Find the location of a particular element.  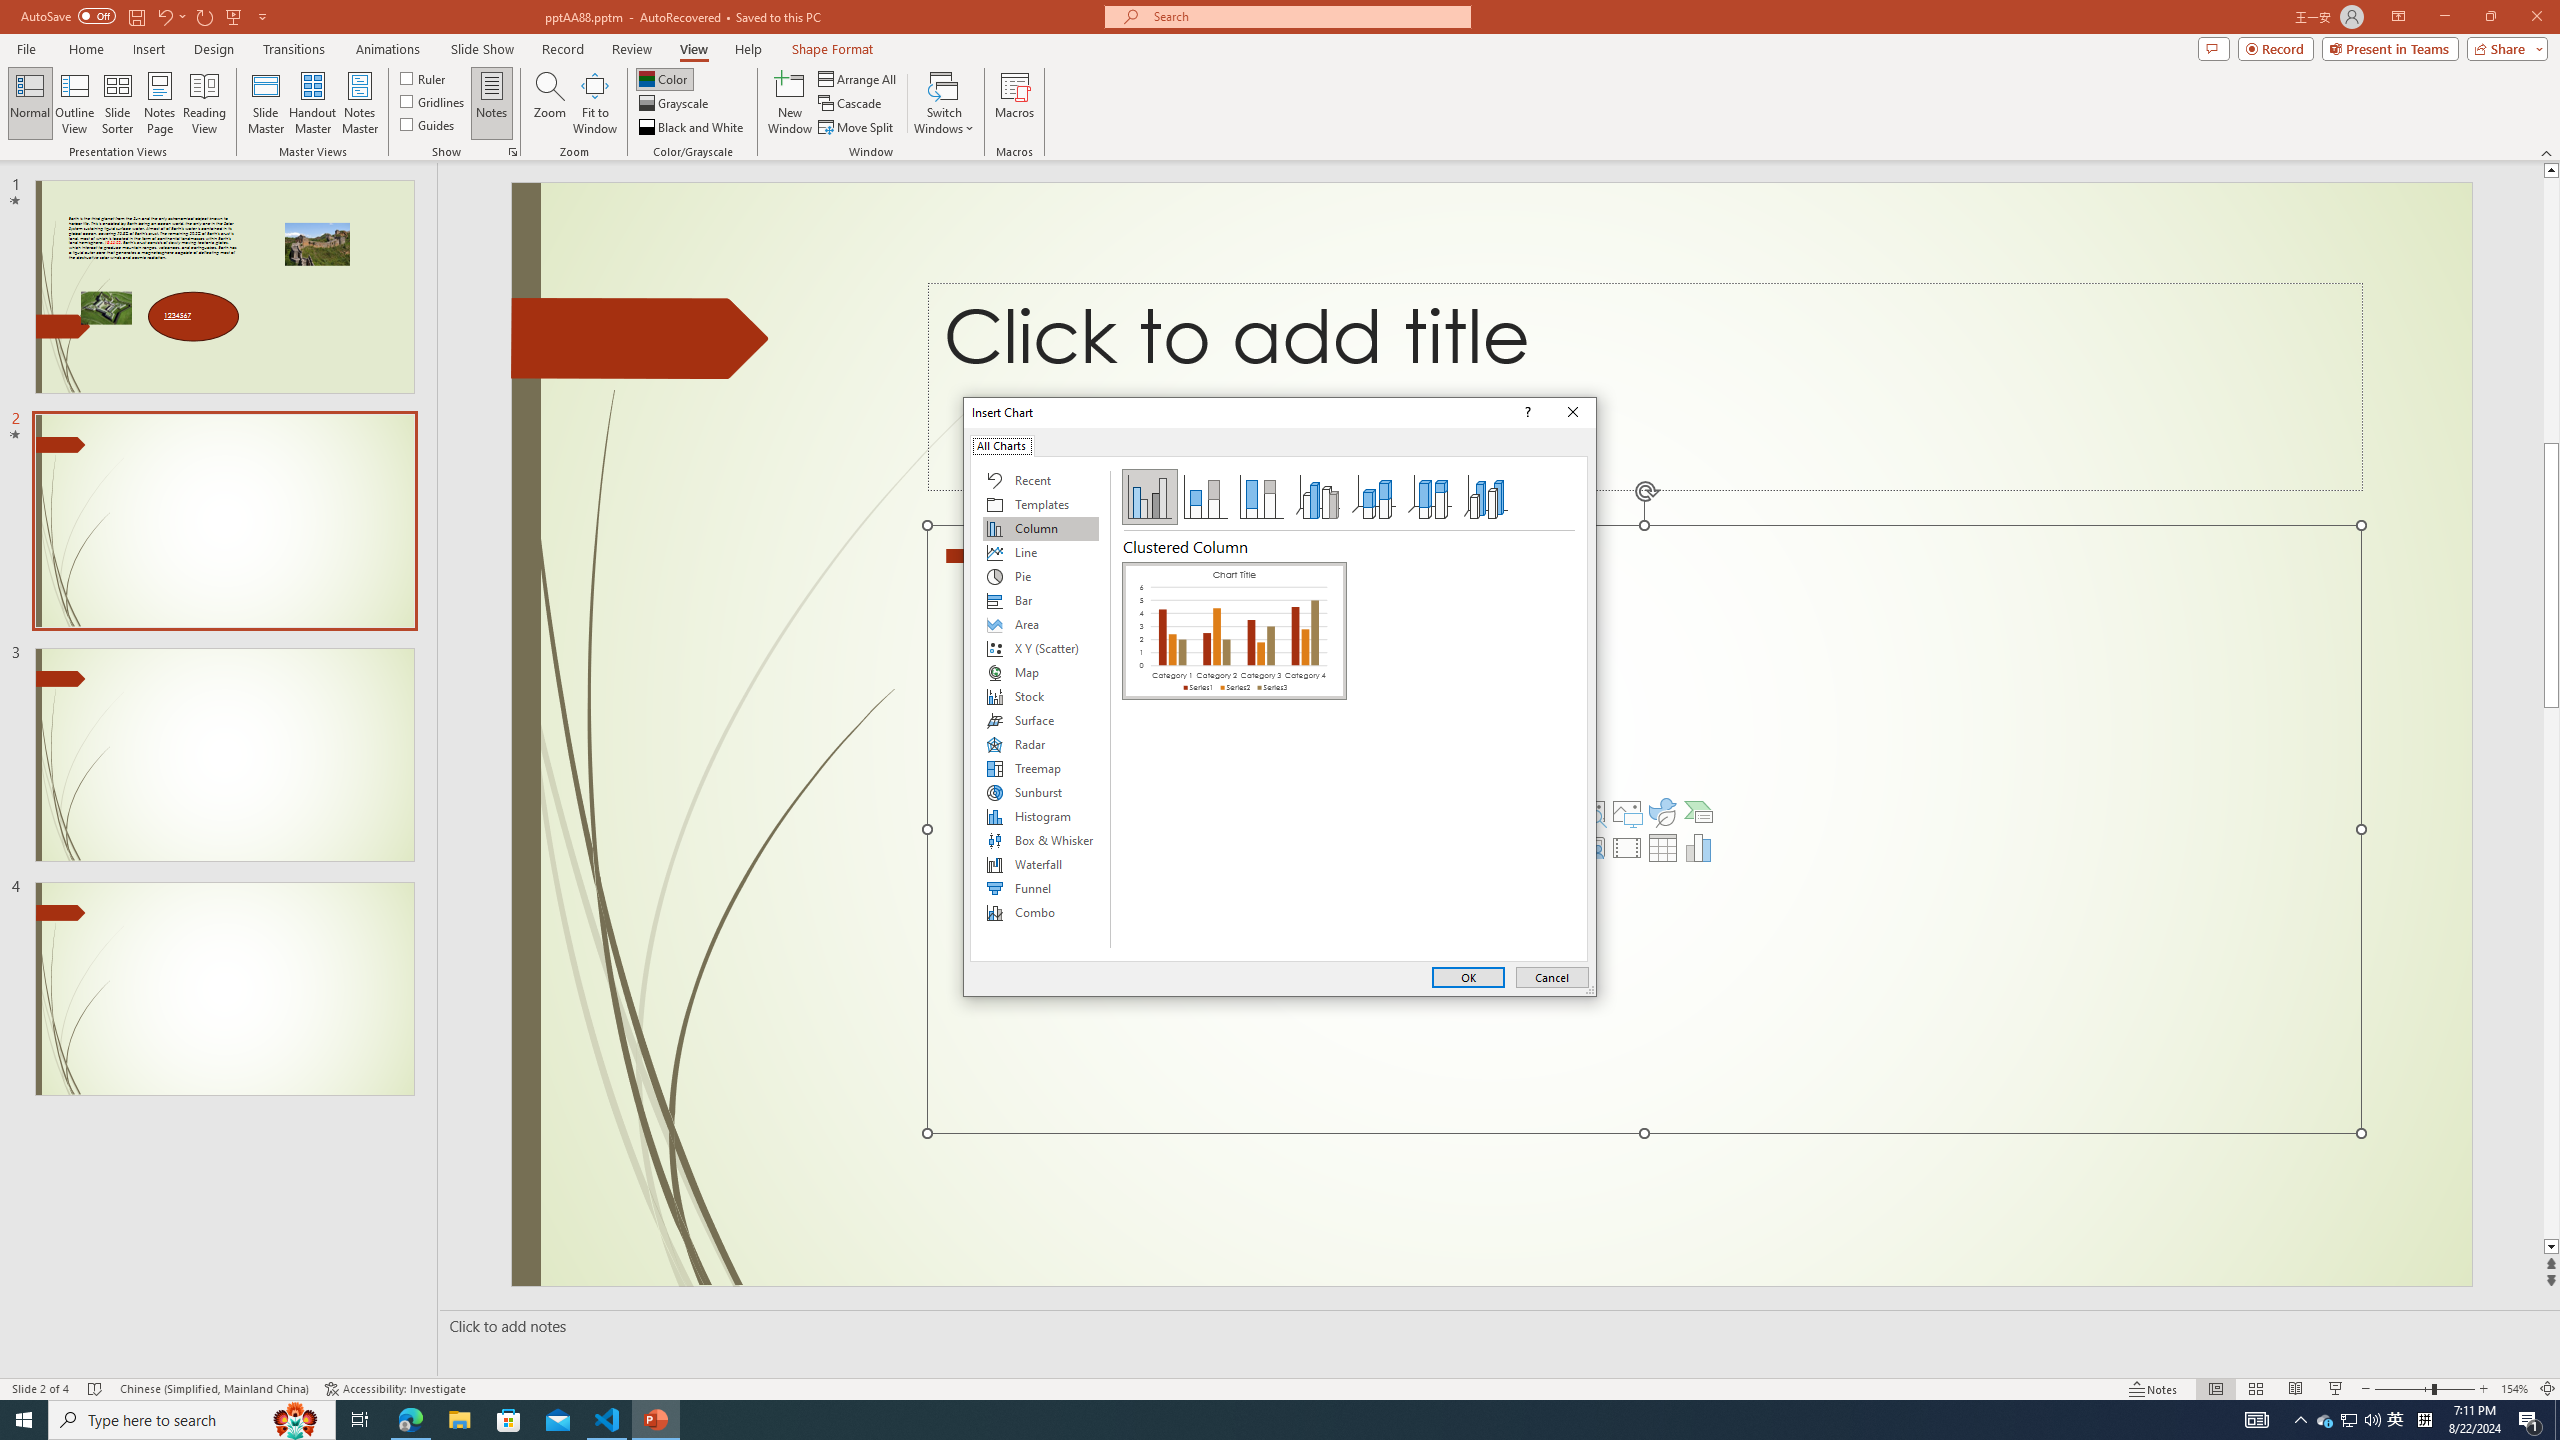

'X Y (Scatter)' is located at coordinates (1039, 647).